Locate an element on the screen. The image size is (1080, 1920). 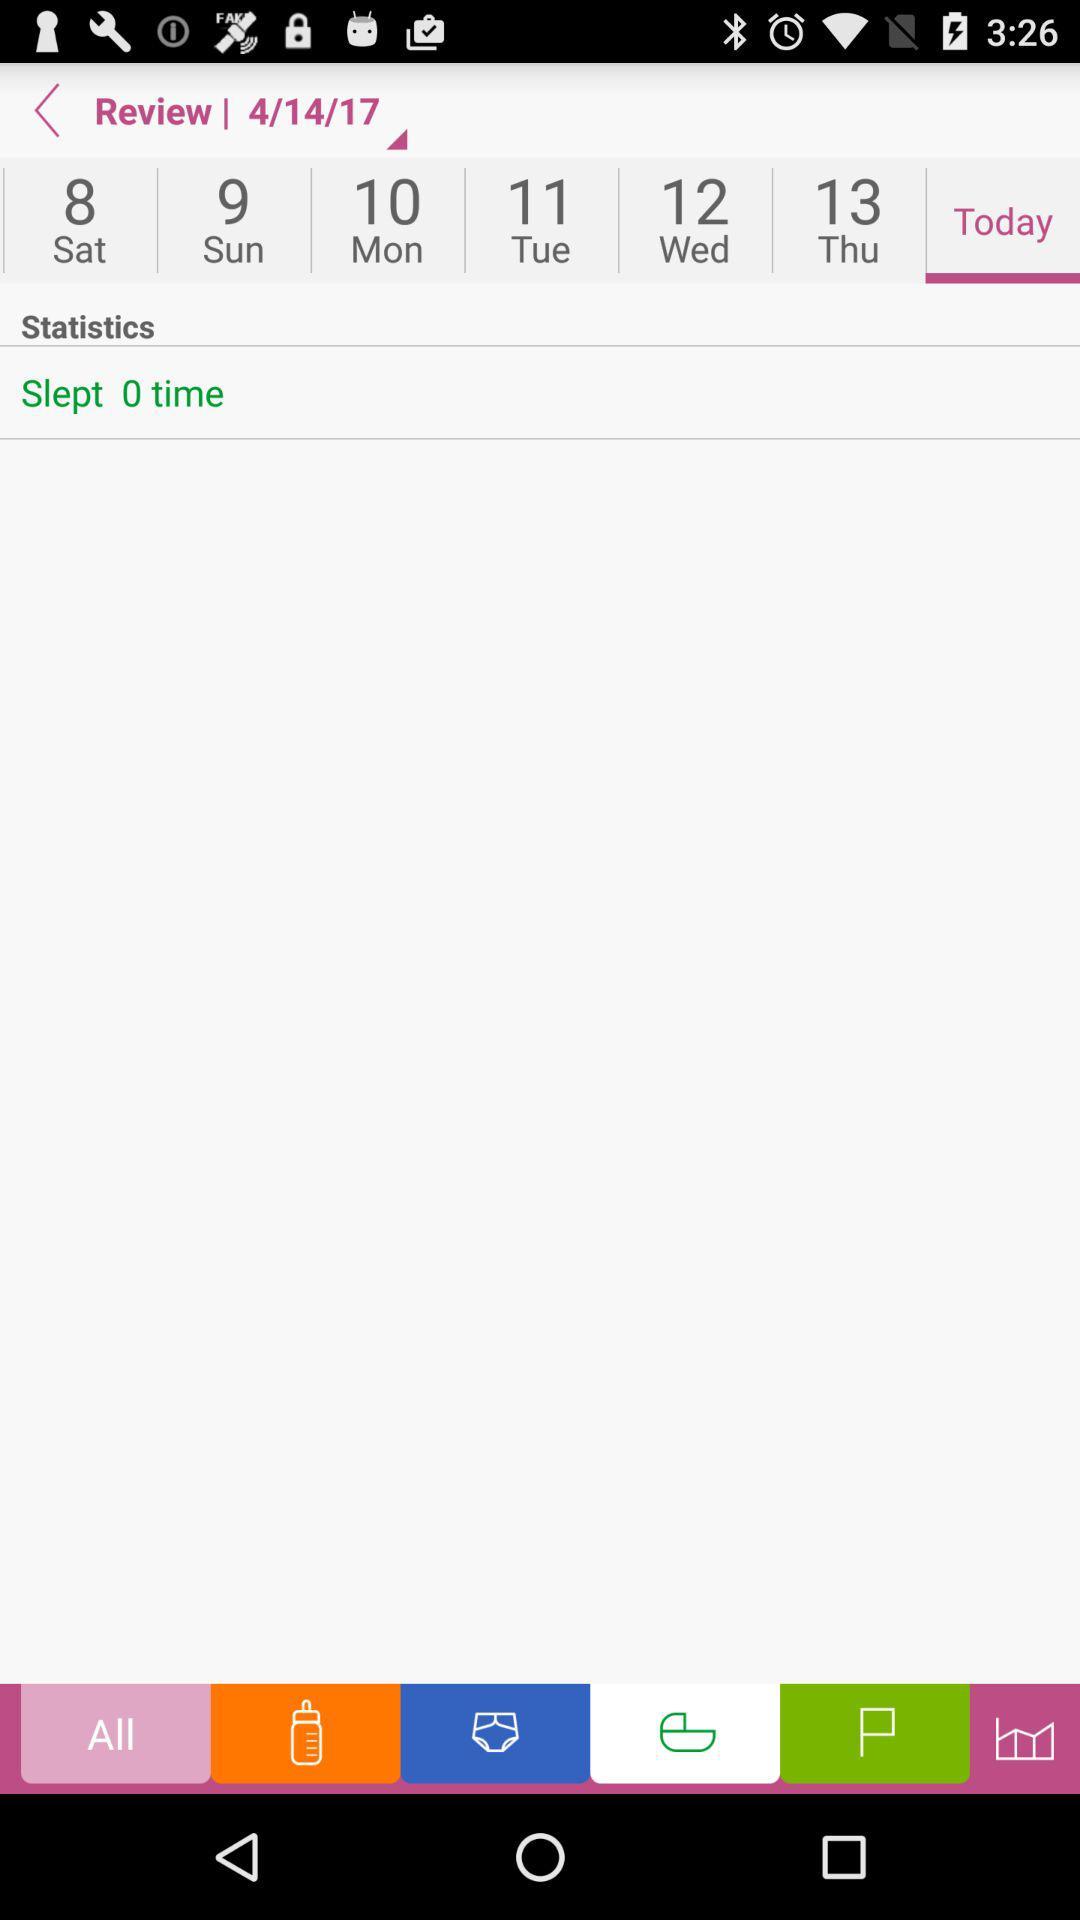
the app next to the 9 icon is located at coordinates (78, 220).